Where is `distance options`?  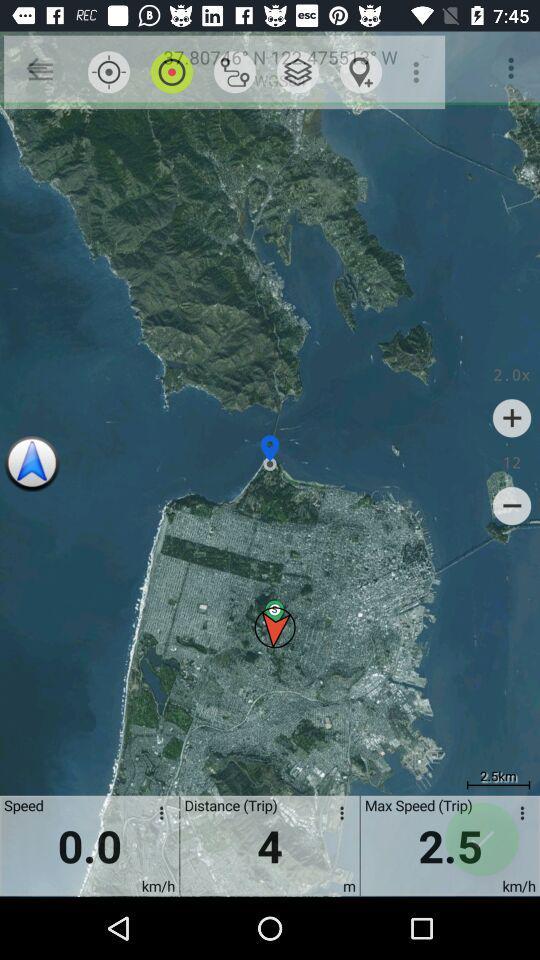 distance options is located at coordinates (337, 816).